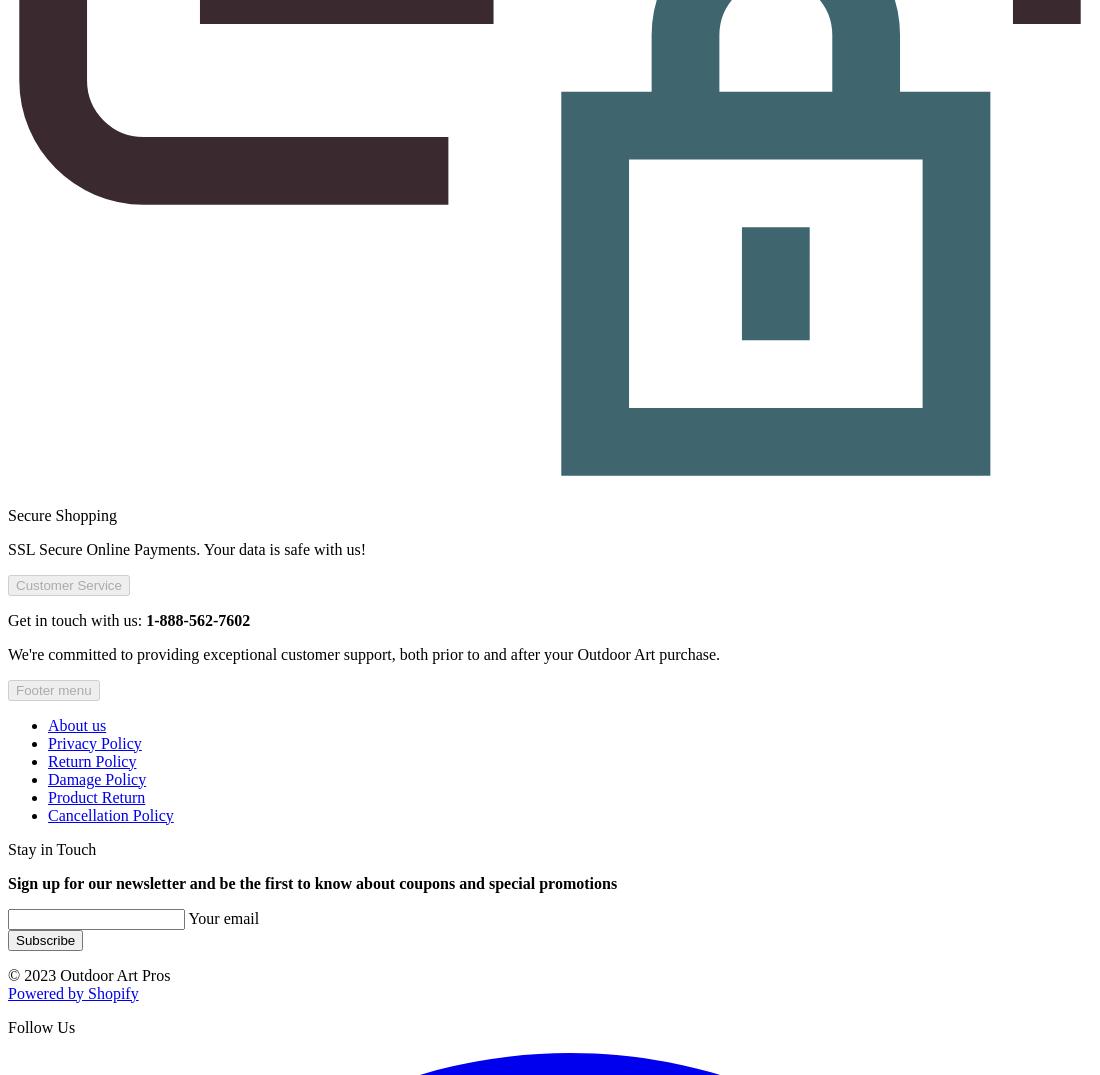  I want to click on 'Product Return', so click(96, 795).